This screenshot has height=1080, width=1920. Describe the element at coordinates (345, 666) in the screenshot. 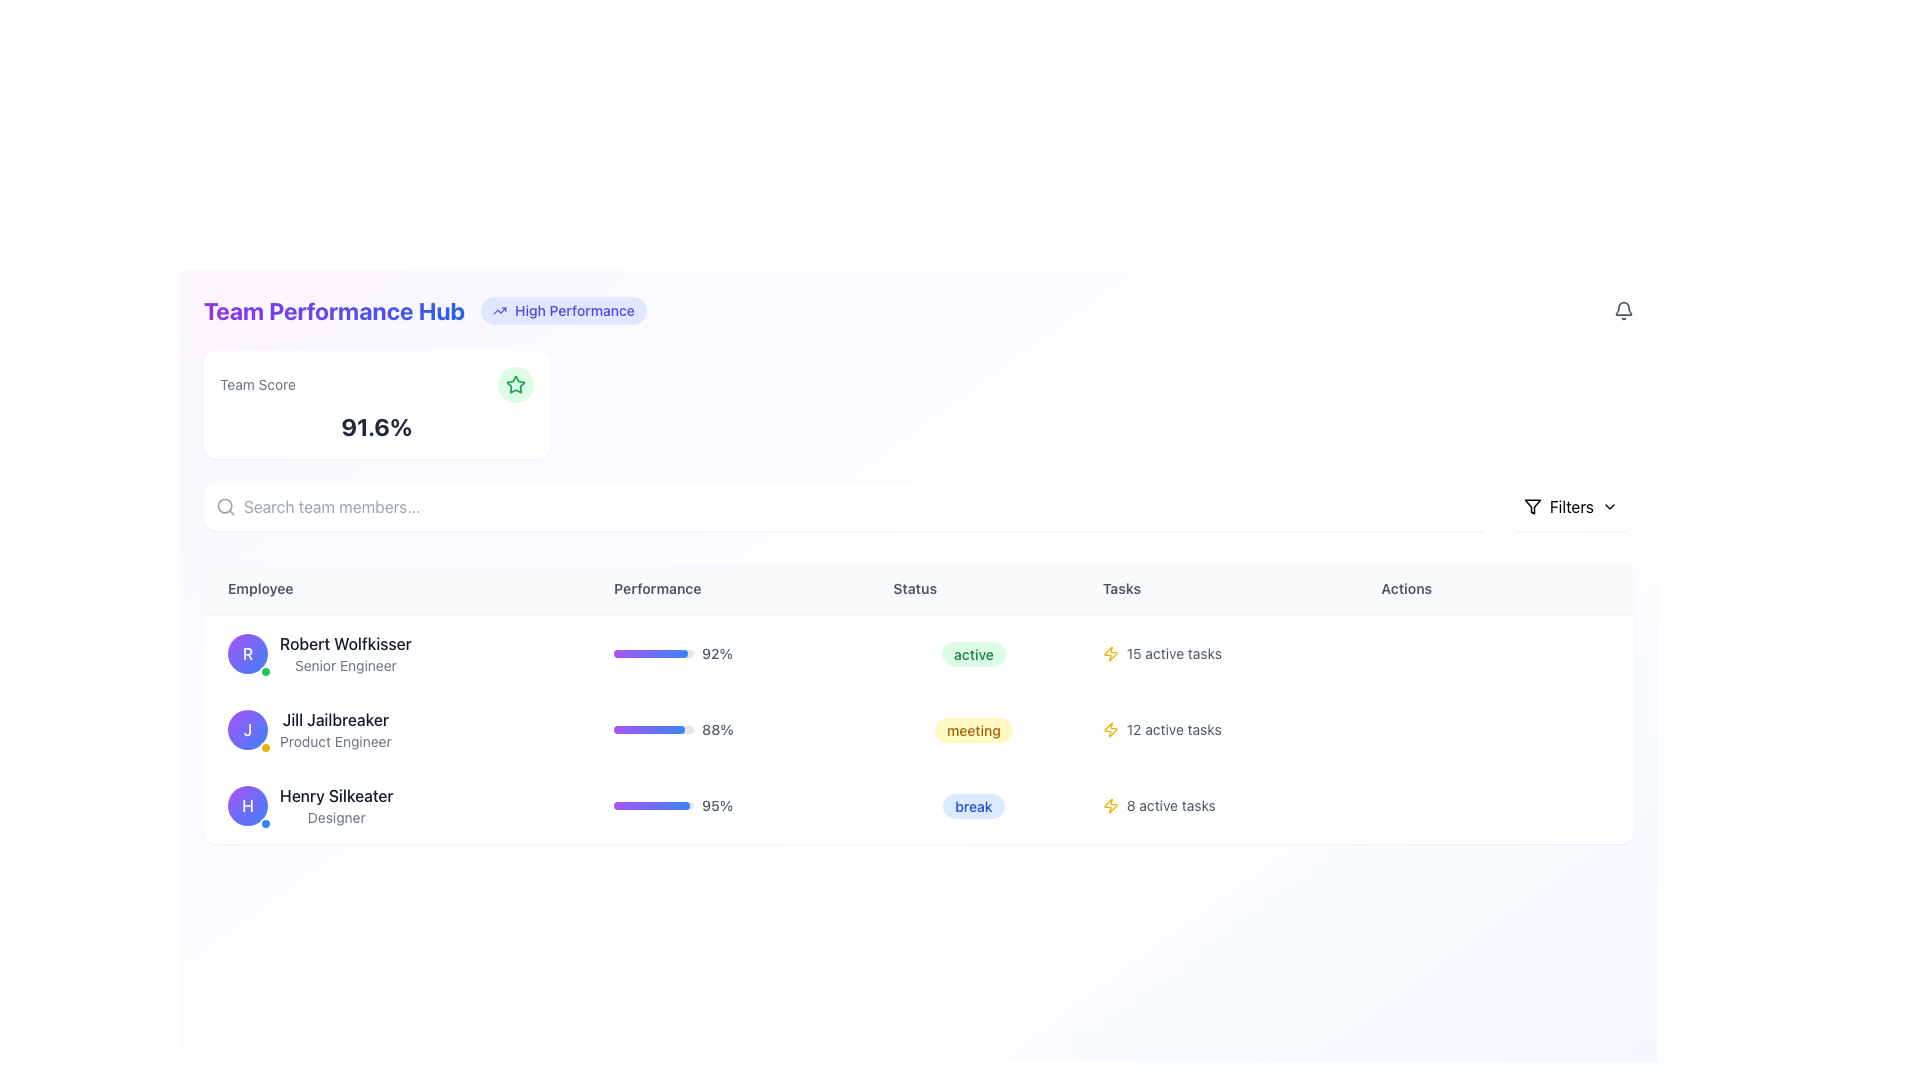

I see `the static text label reading 'Senior Engineer', which is positioned below 'Robert Wolfkisser' in the Employee column of the table` at that location.